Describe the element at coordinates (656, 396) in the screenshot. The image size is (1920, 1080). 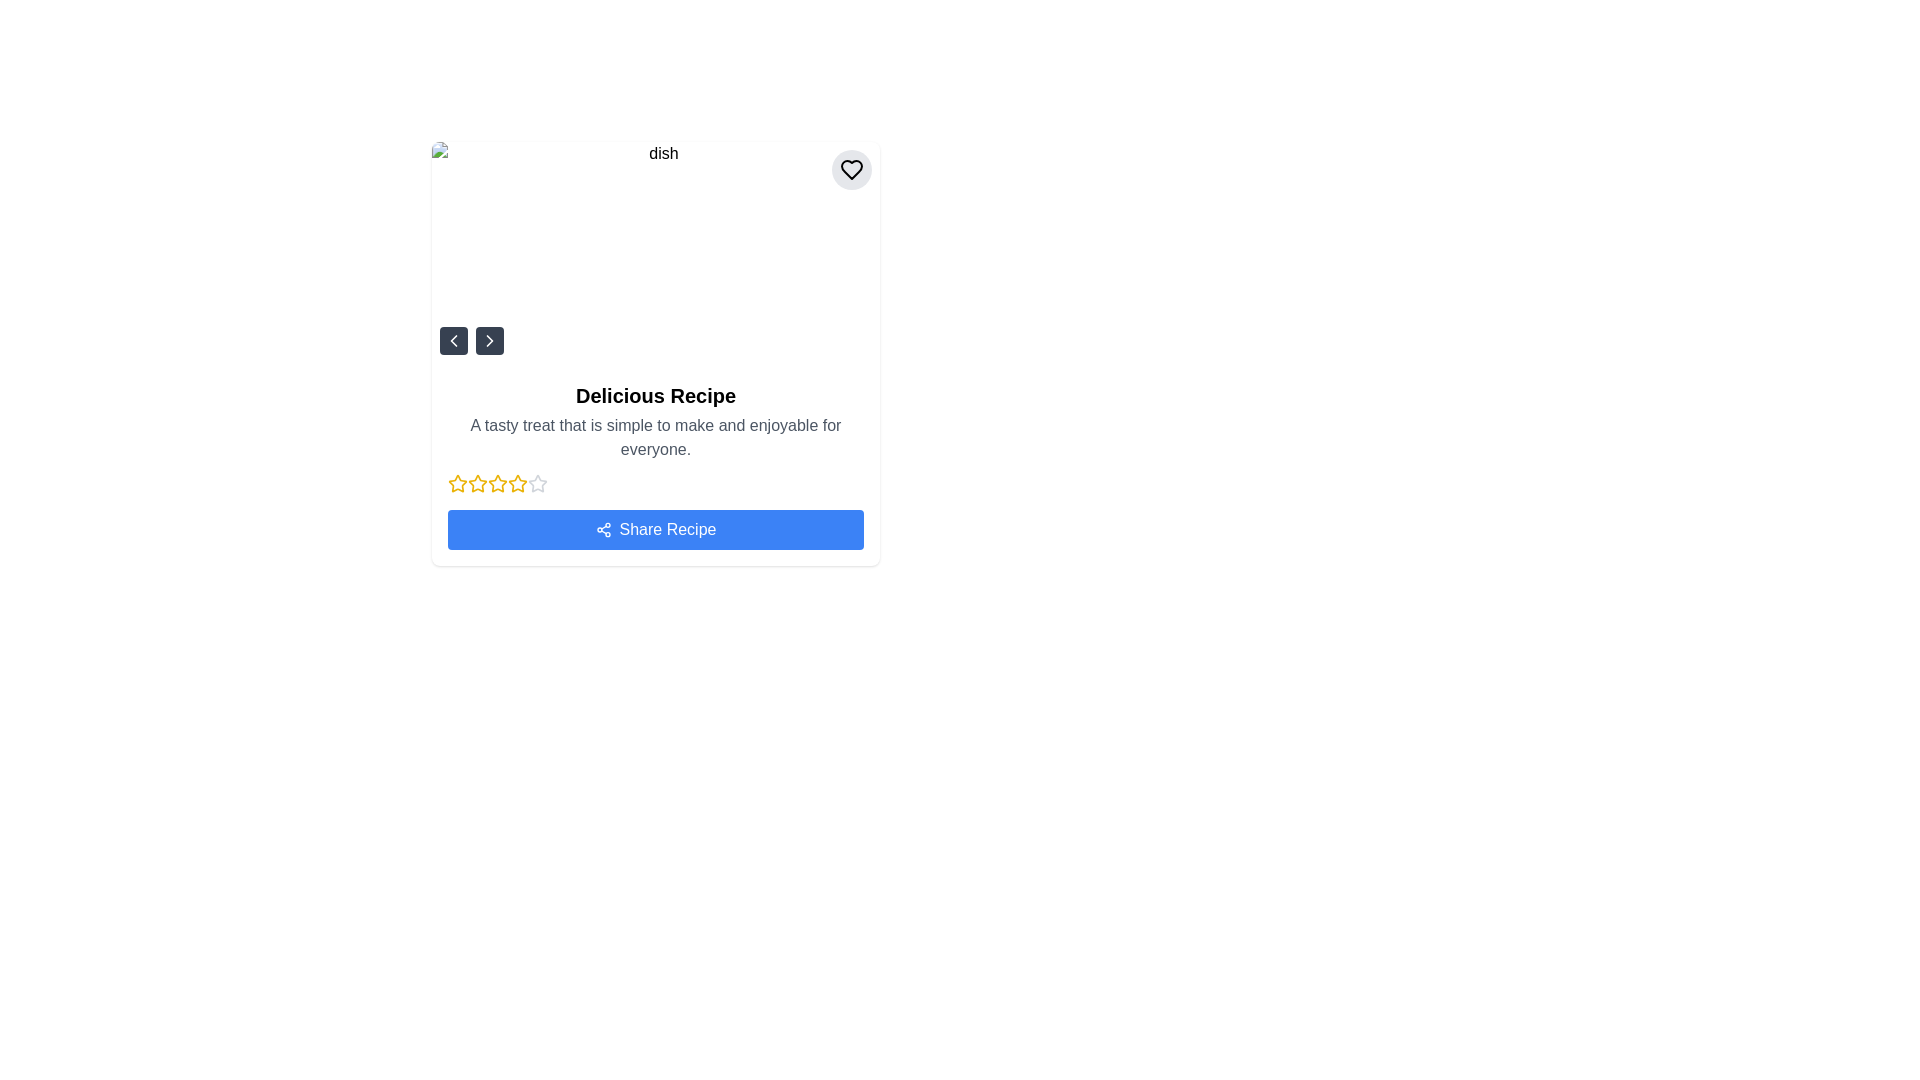
I see `the Text Header that reads 'Delicious Recipe', which is a bold and prominent title located at the upper-middle section of the card layout` at that location.